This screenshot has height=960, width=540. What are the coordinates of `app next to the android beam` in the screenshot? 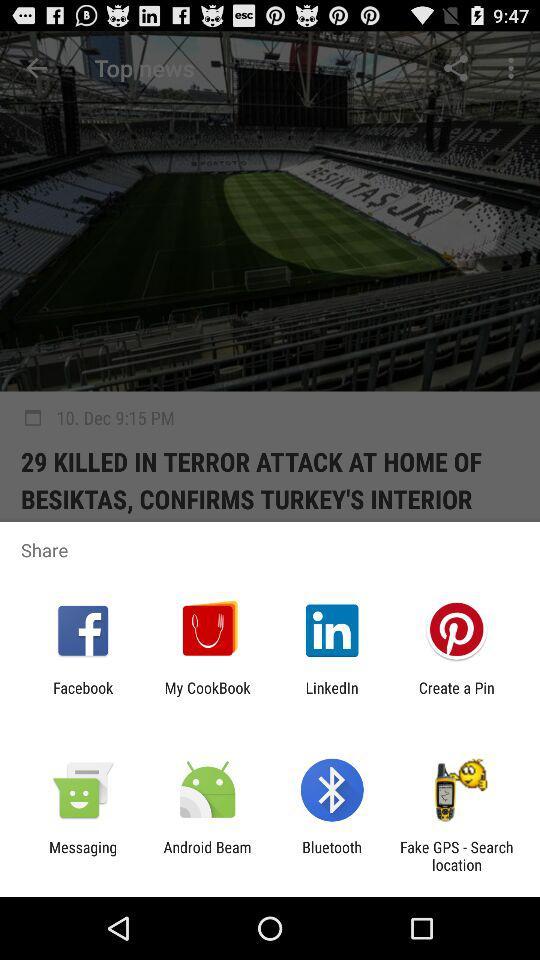 It's located at (332, 855).